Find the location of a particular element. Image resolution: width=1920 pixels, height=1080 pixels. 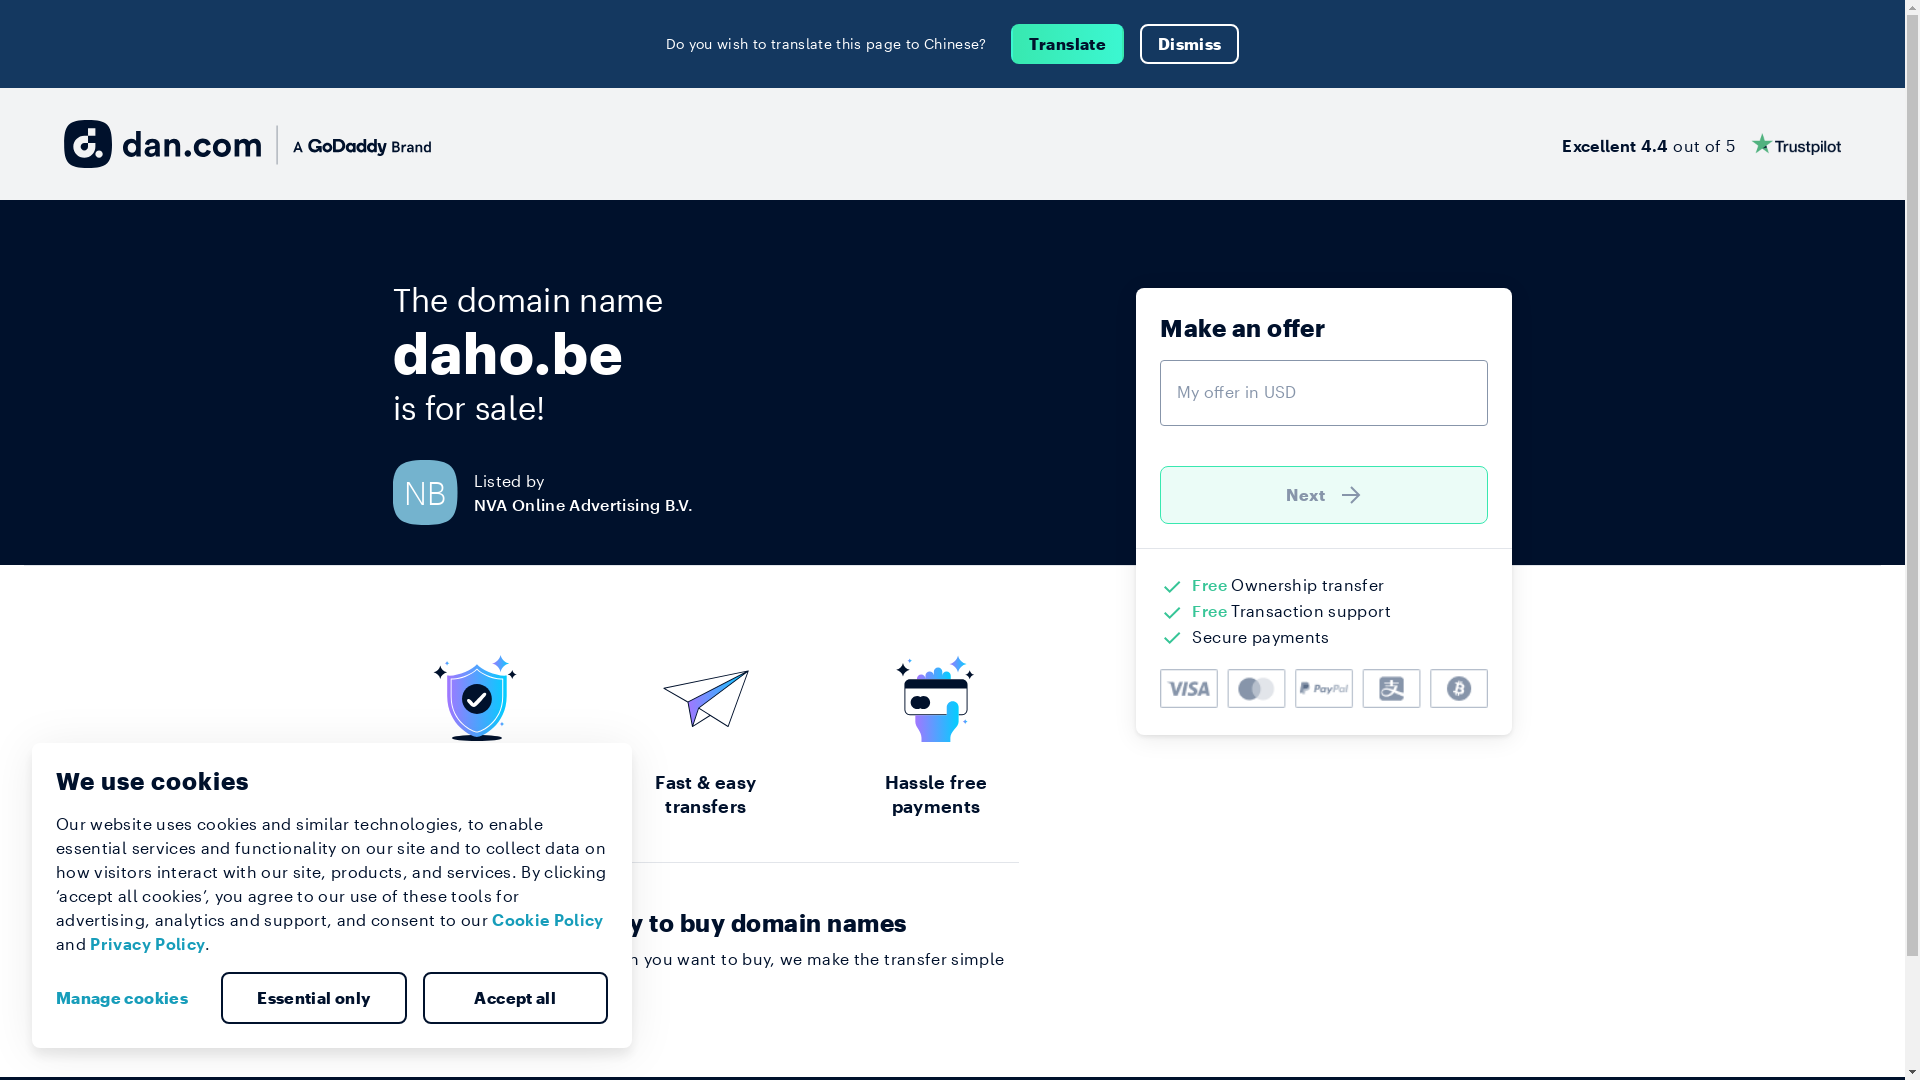

'Privacy Policy' is located at coordinates (146, 943).